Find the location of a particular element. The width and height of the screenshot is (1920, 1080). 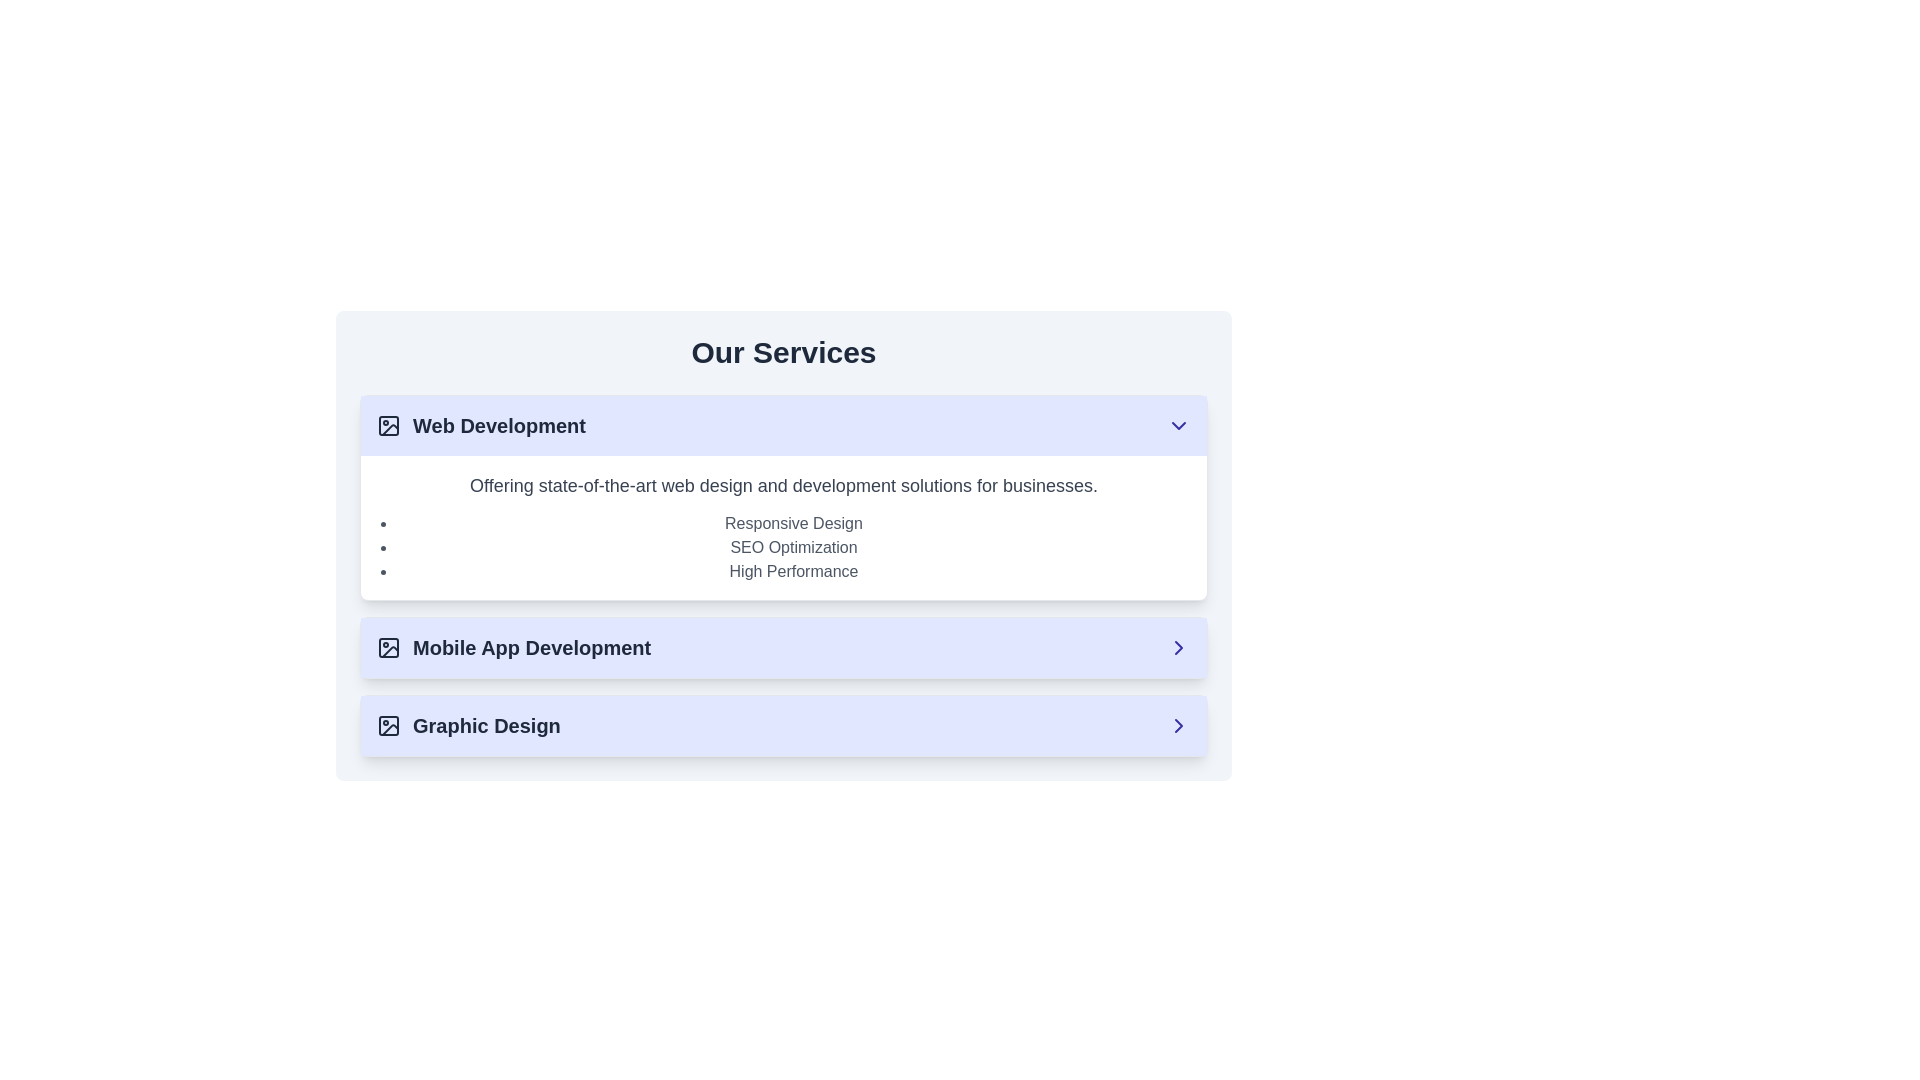

the small picture frame icon located to the left of the 'Graphic Design' text in the service list is located at coordinates (388, 725).